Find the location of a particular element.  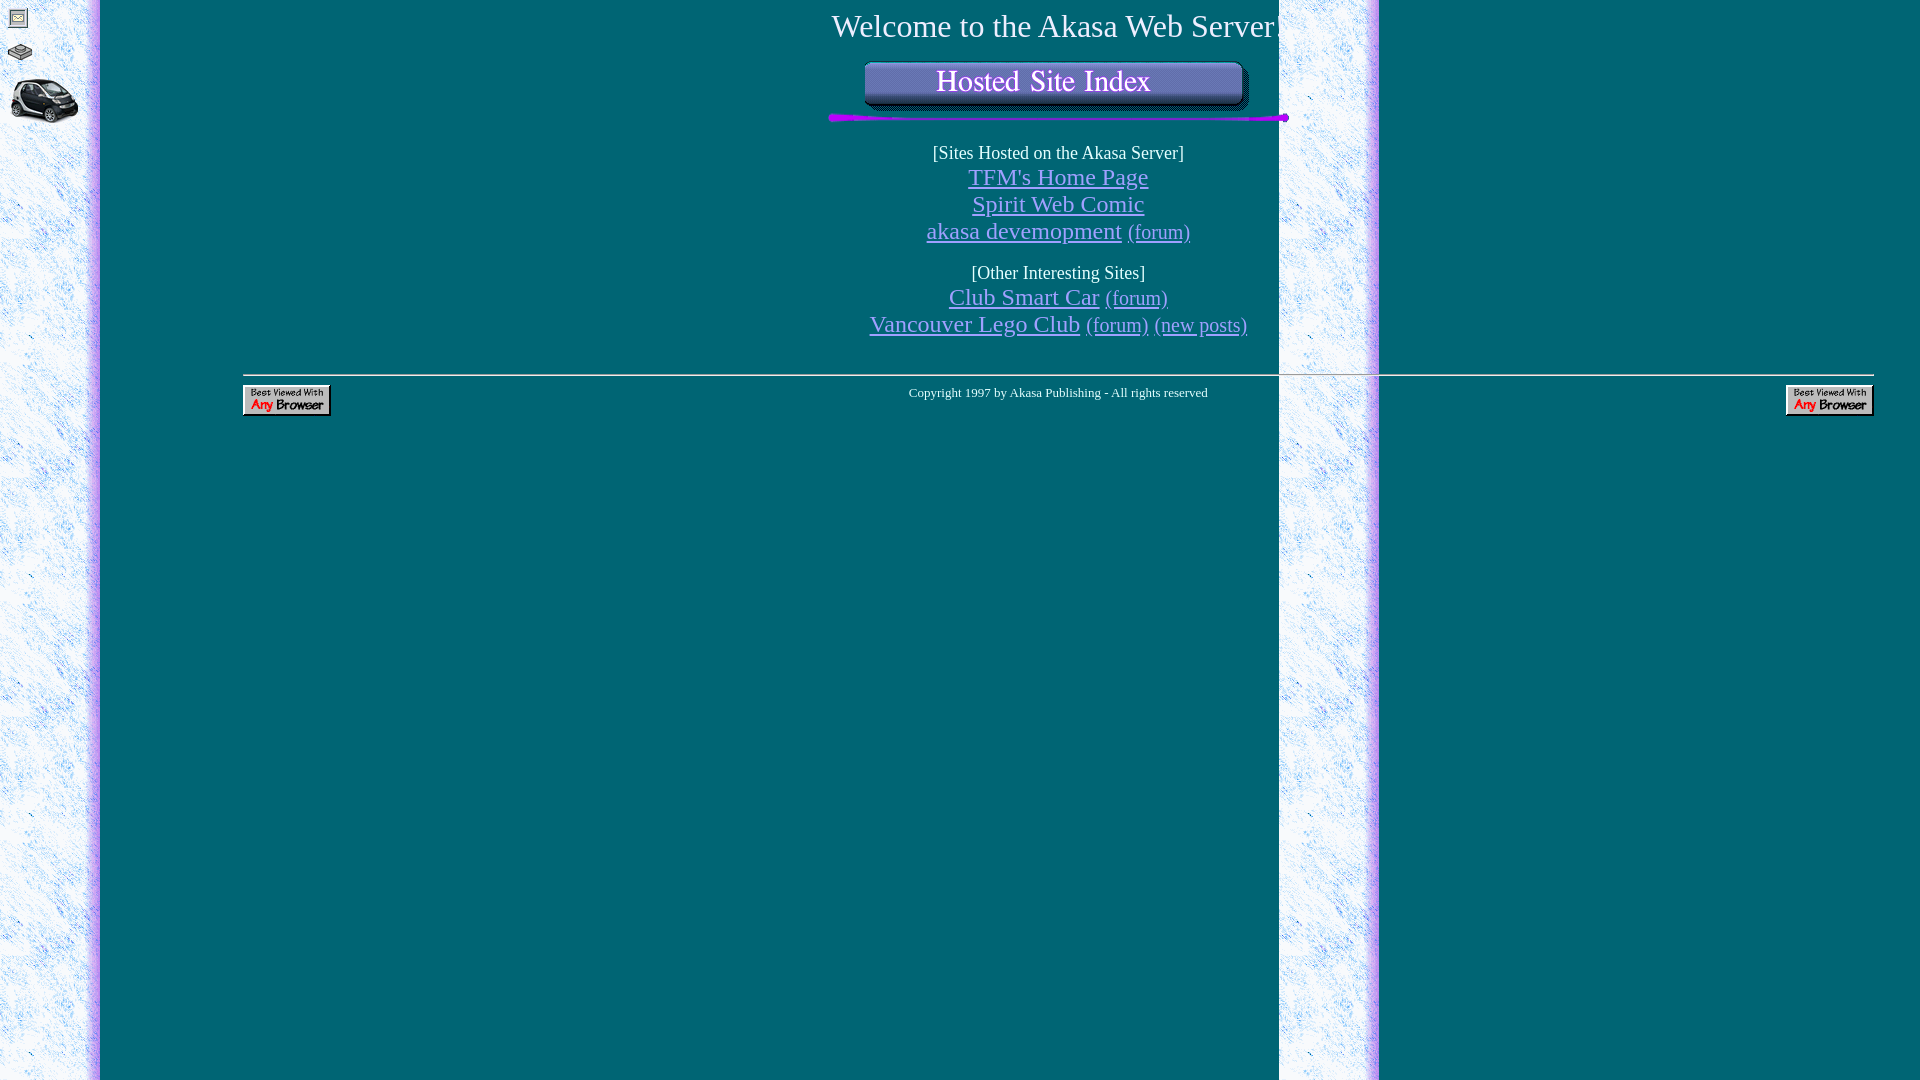

'akasa devemopment' is located at coordinates (1024, 230).